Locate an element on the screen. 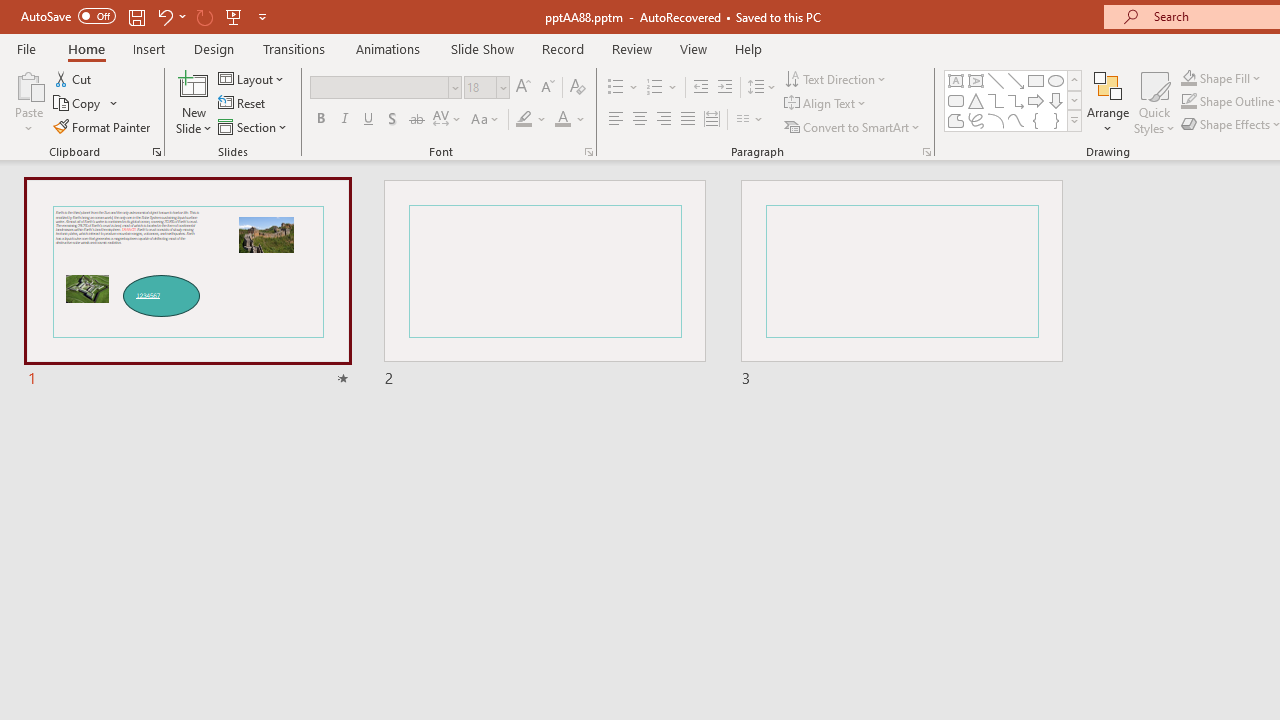 The height and width of the screenshot is (720, 1280). 'Strikethrough' is located at coordinates (415, 119).